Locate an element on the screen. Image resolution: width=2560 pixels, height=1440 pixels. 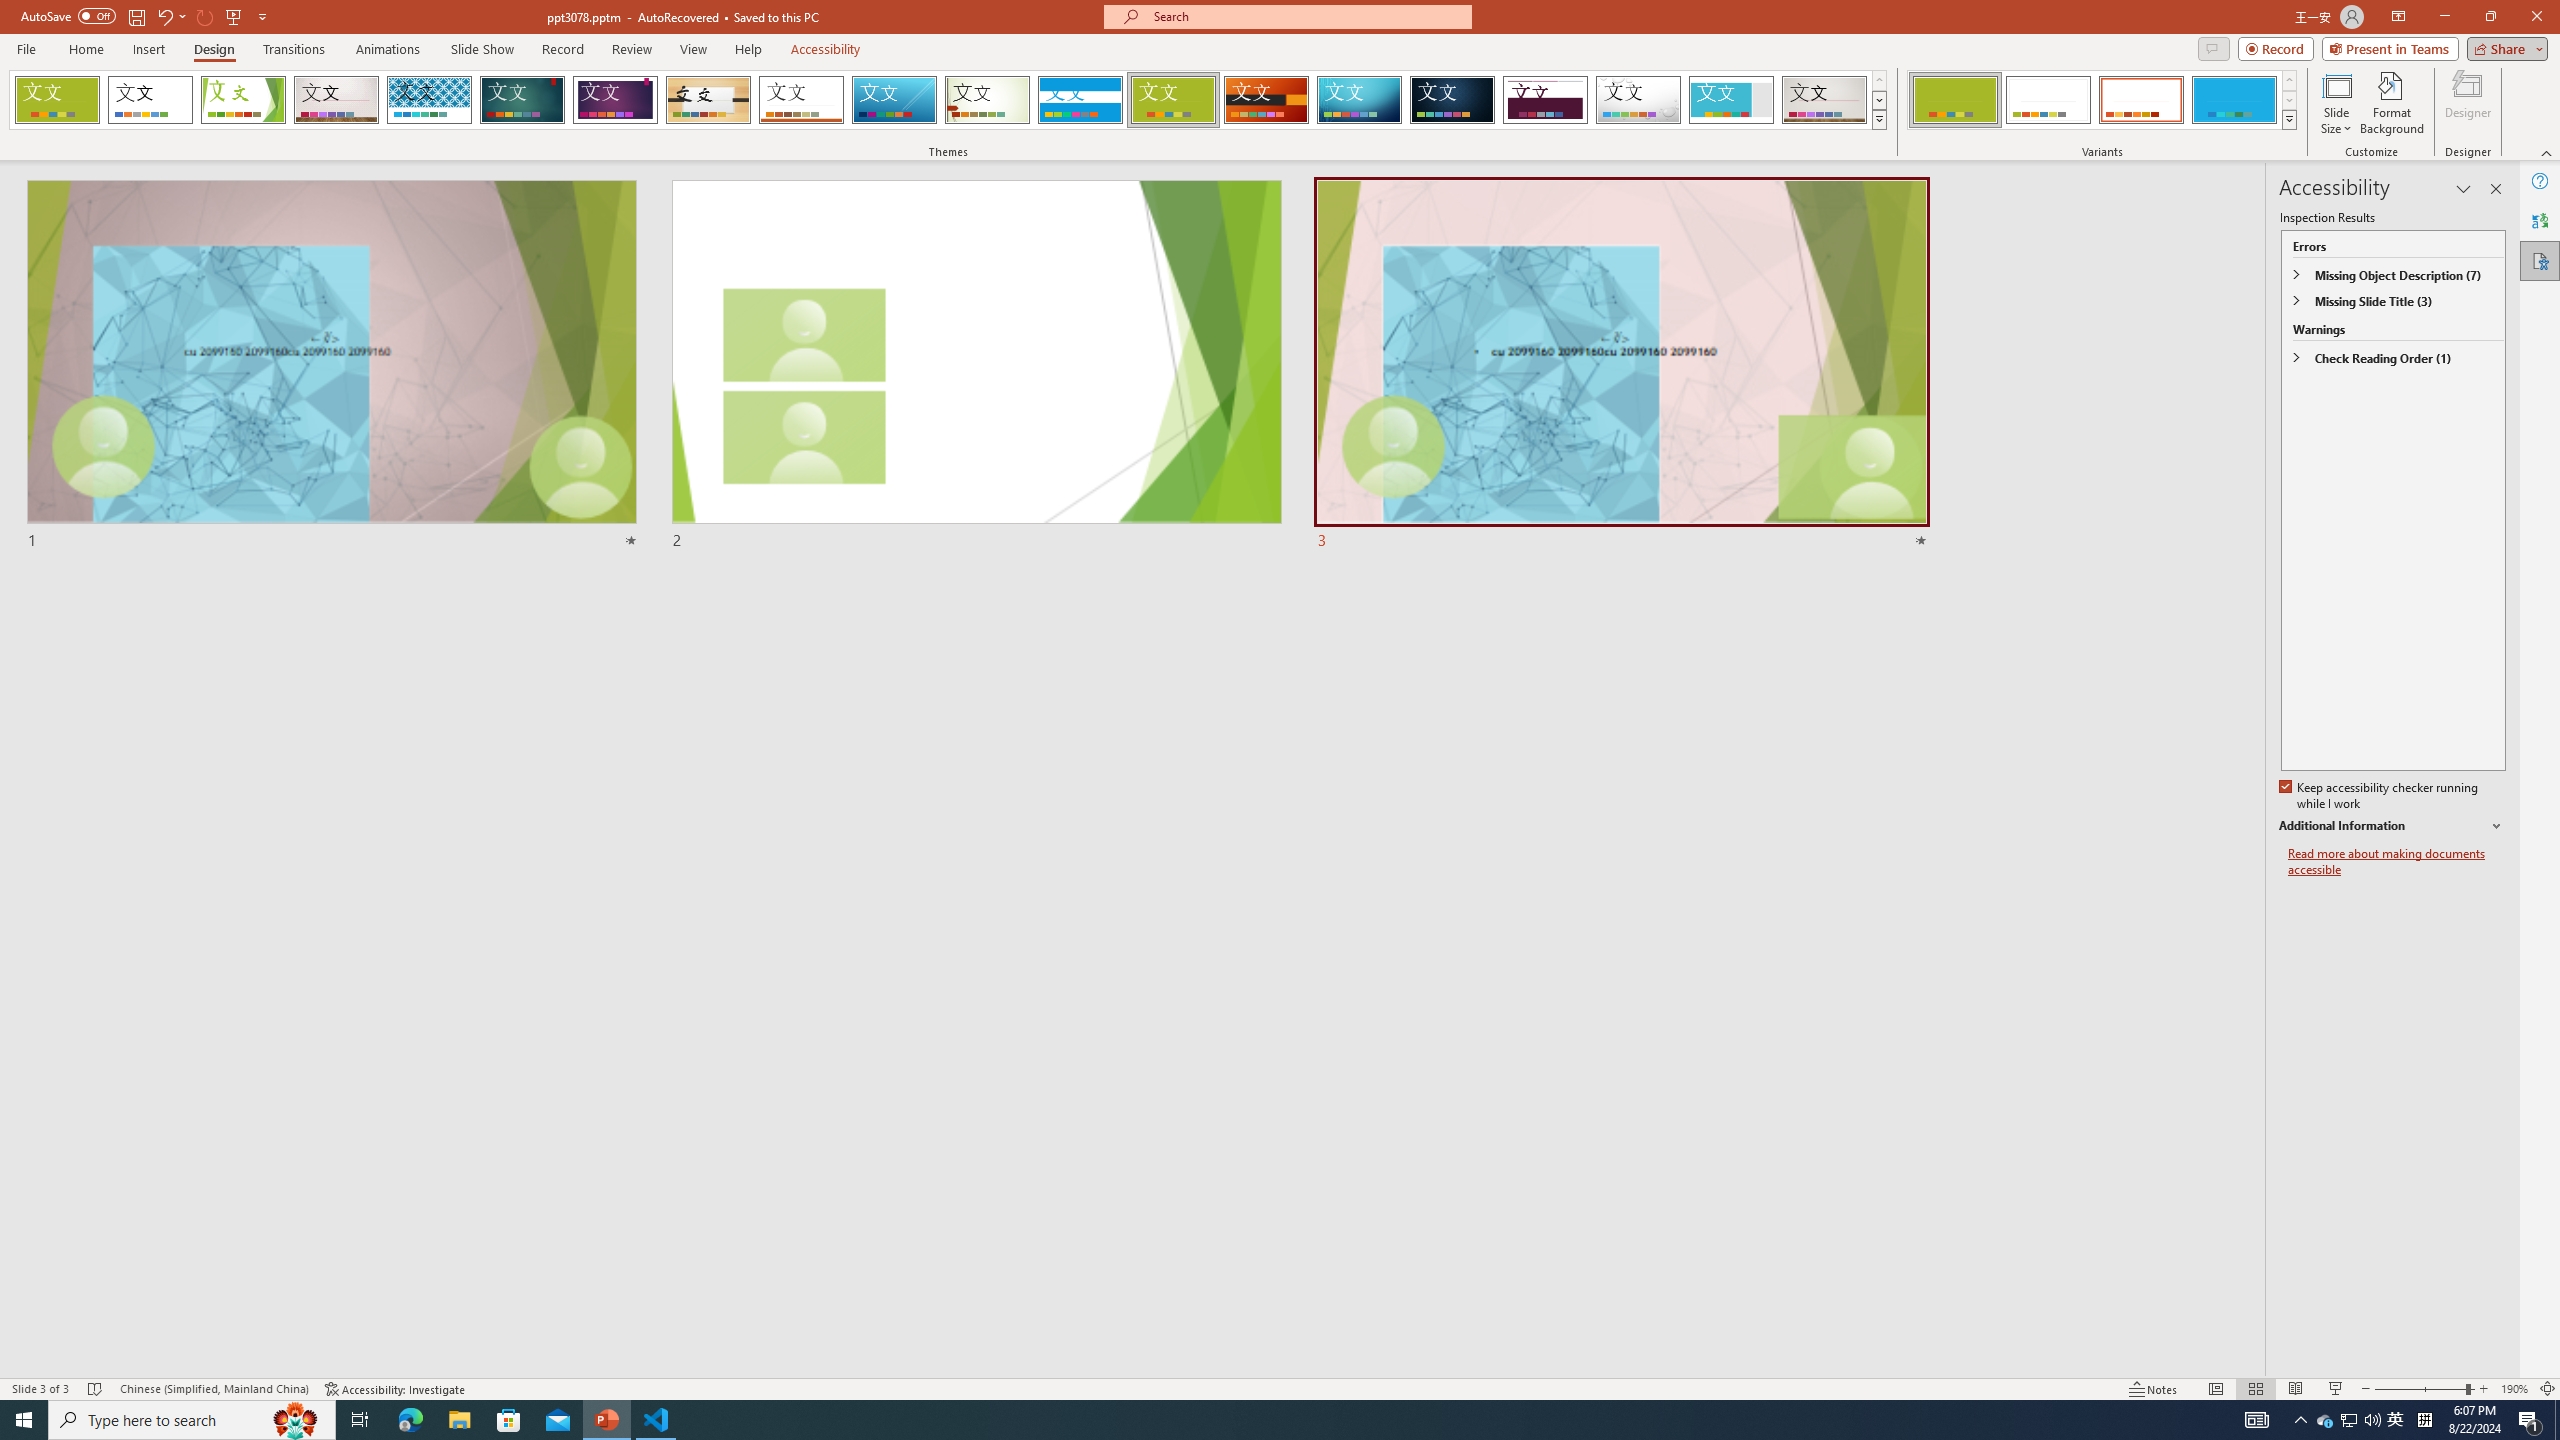
'Facet' is located at coordinates (242, 99).